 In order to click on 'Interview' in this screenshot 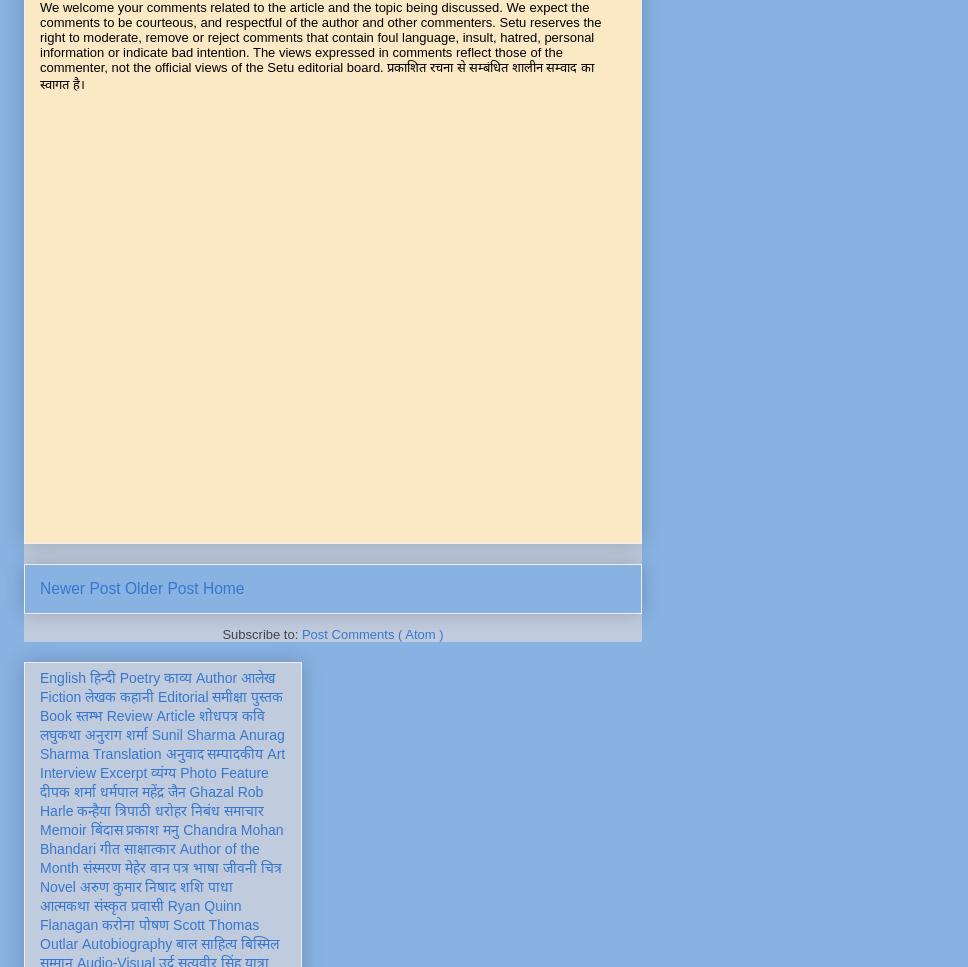, I will do `click(66, 771)`.